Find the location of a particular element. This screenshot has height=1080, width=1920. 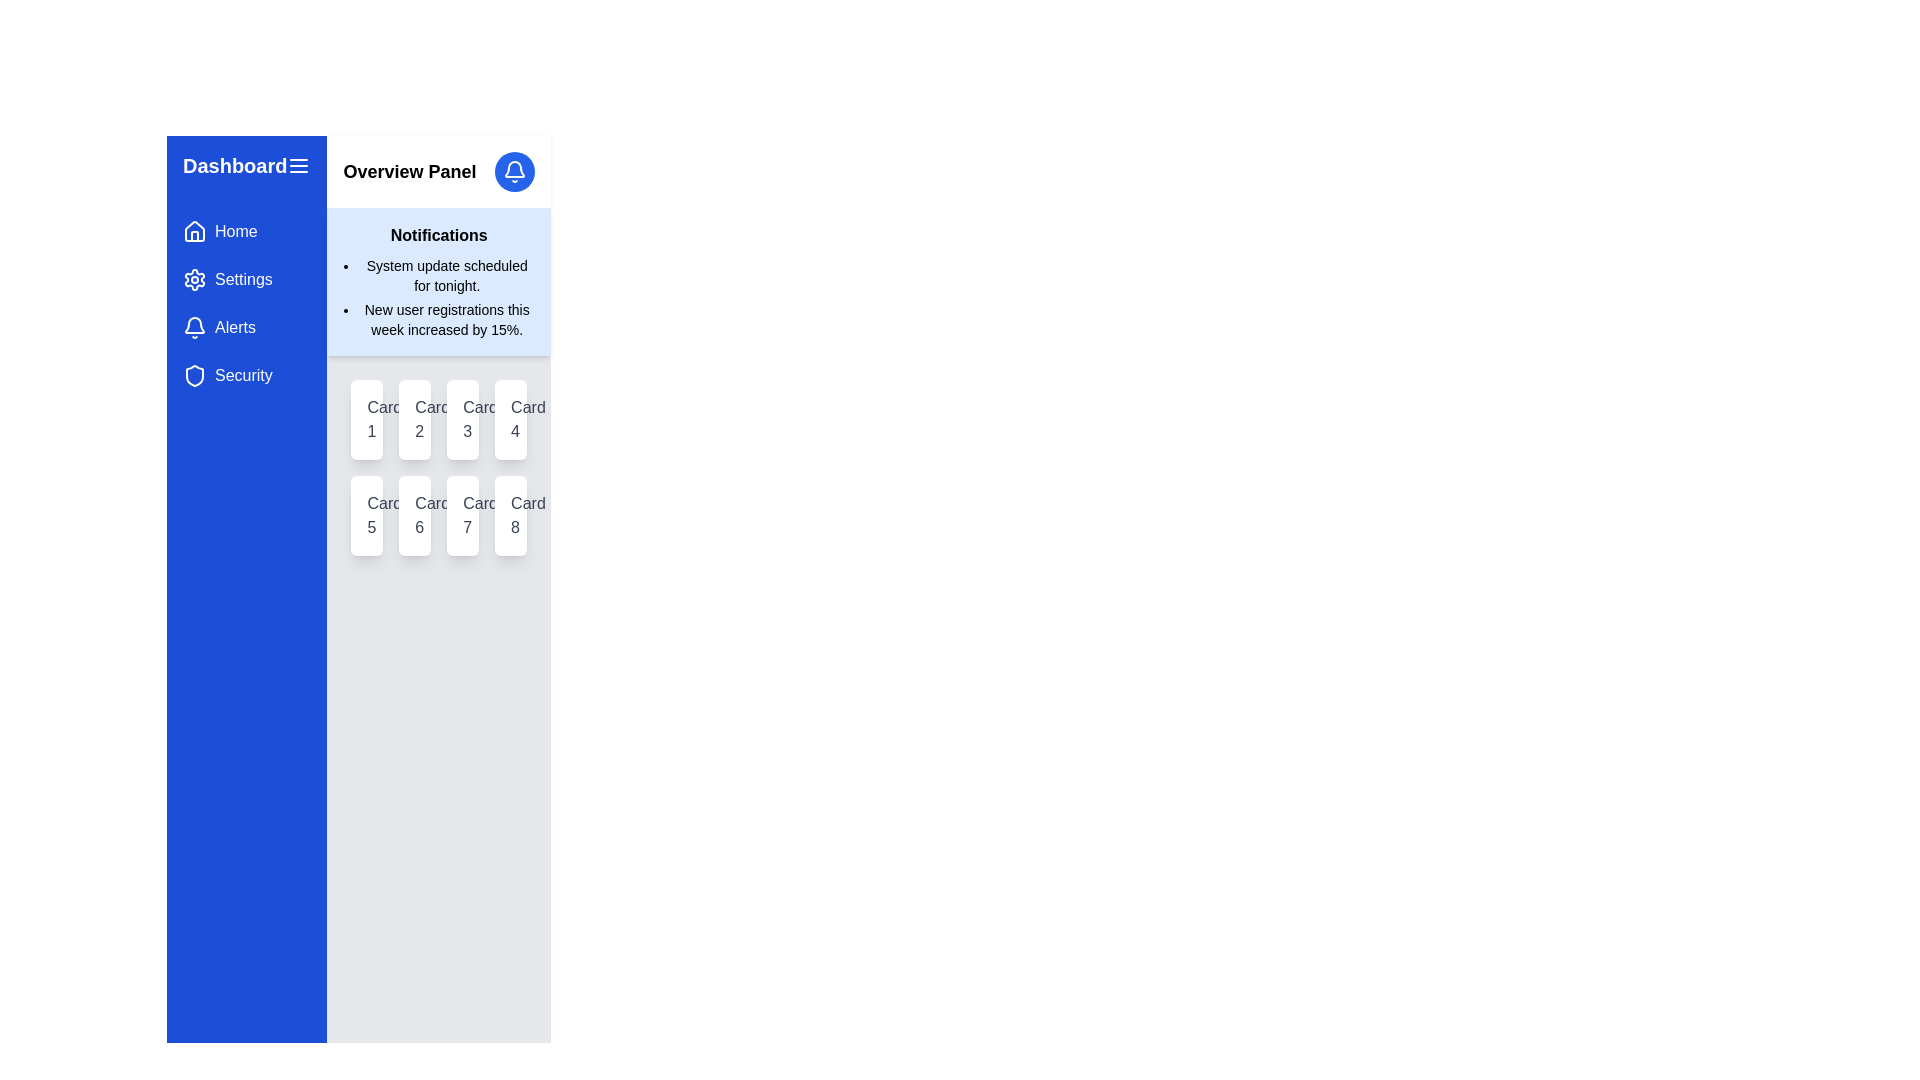

the interactive notifications button located in the top-right corner of the 'Overview Panel' is located at coordinates (514, 171).